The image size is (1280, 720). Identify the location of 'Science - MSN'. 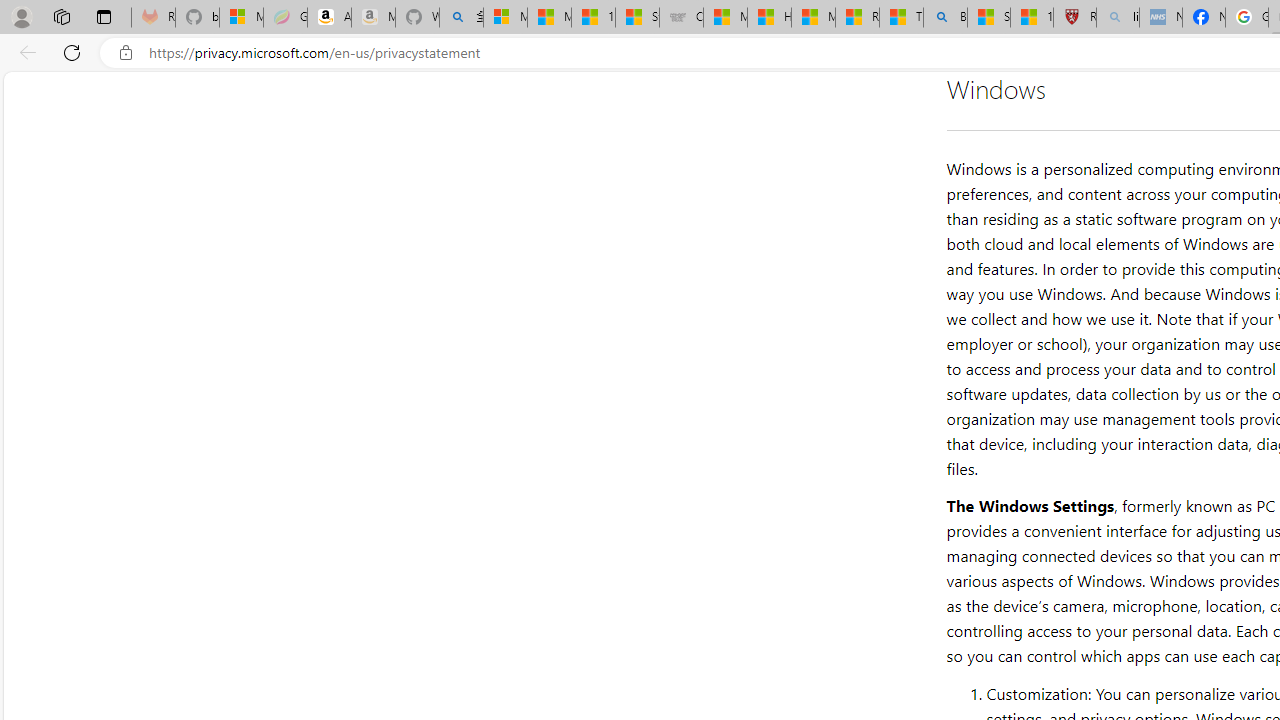
(988, 17).